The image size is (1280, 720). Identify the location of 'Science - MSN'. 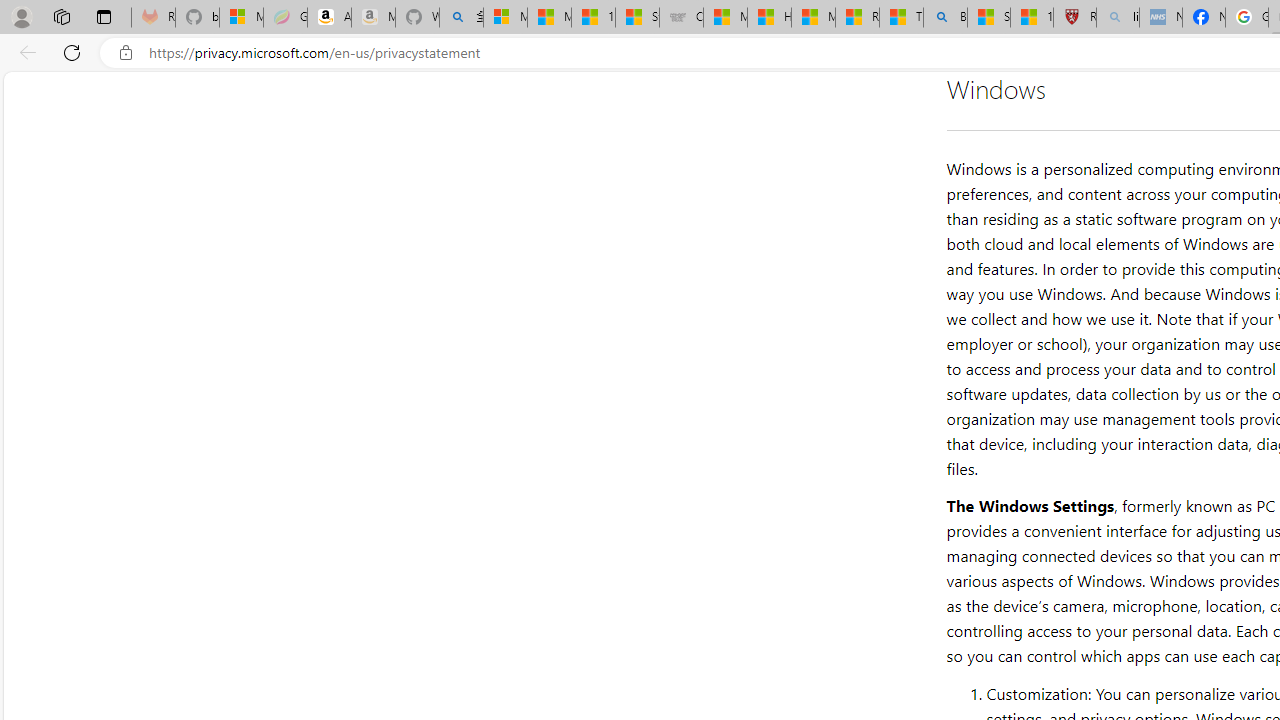
(988, 17).